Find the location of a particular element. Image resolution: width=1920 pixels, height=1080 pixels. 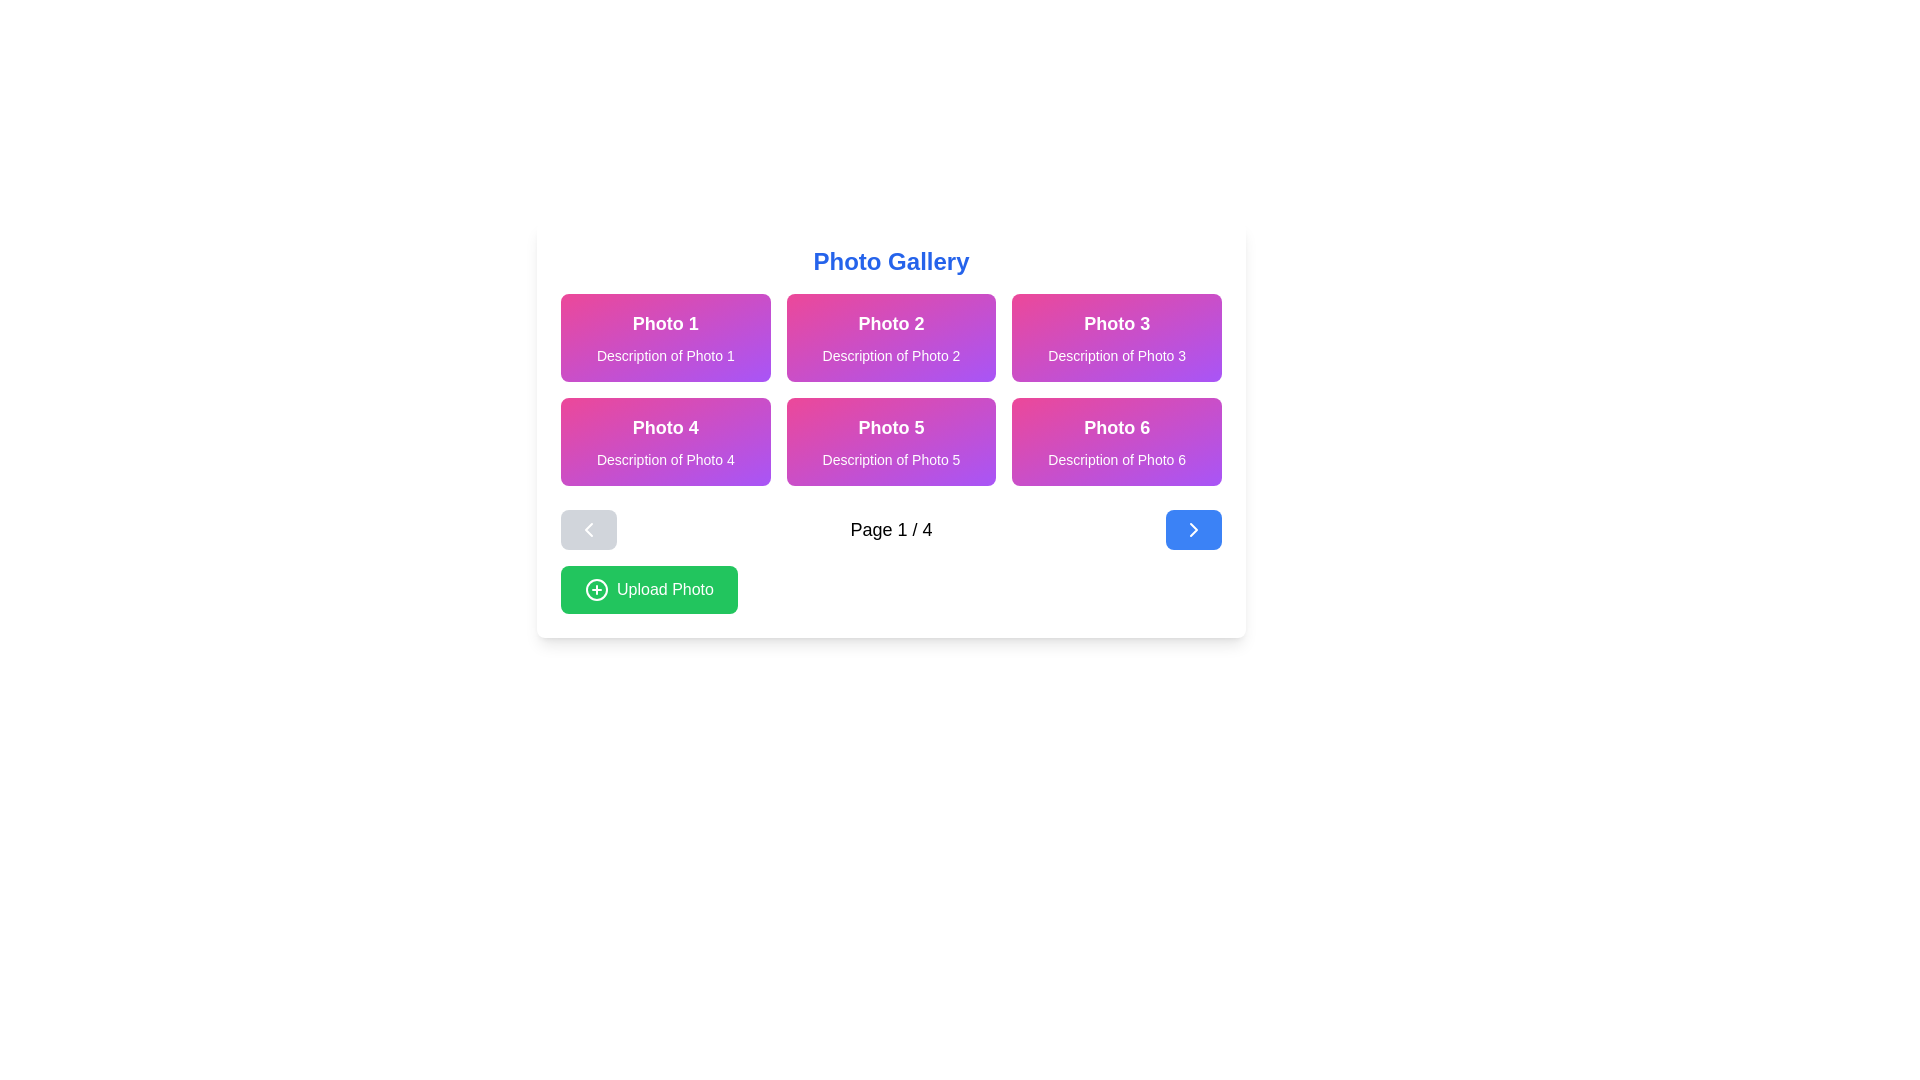

the chevron icon located within the small blue circular button in the bottom-right corner of the interface is located at coordinates (1194, 528).